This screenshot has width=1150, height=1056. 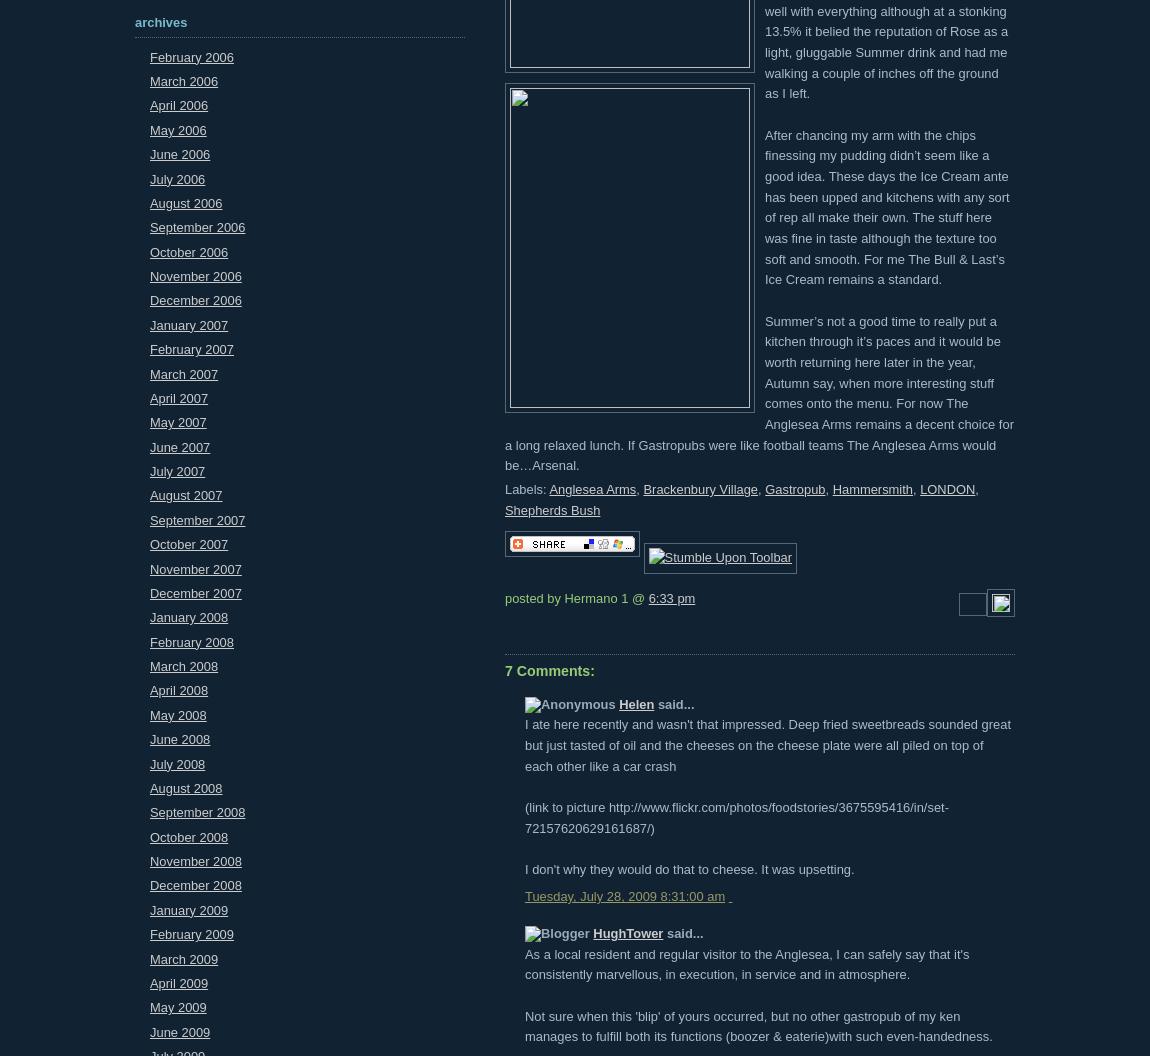 I want to click on 'December 2007', so click(x=194, y=592).